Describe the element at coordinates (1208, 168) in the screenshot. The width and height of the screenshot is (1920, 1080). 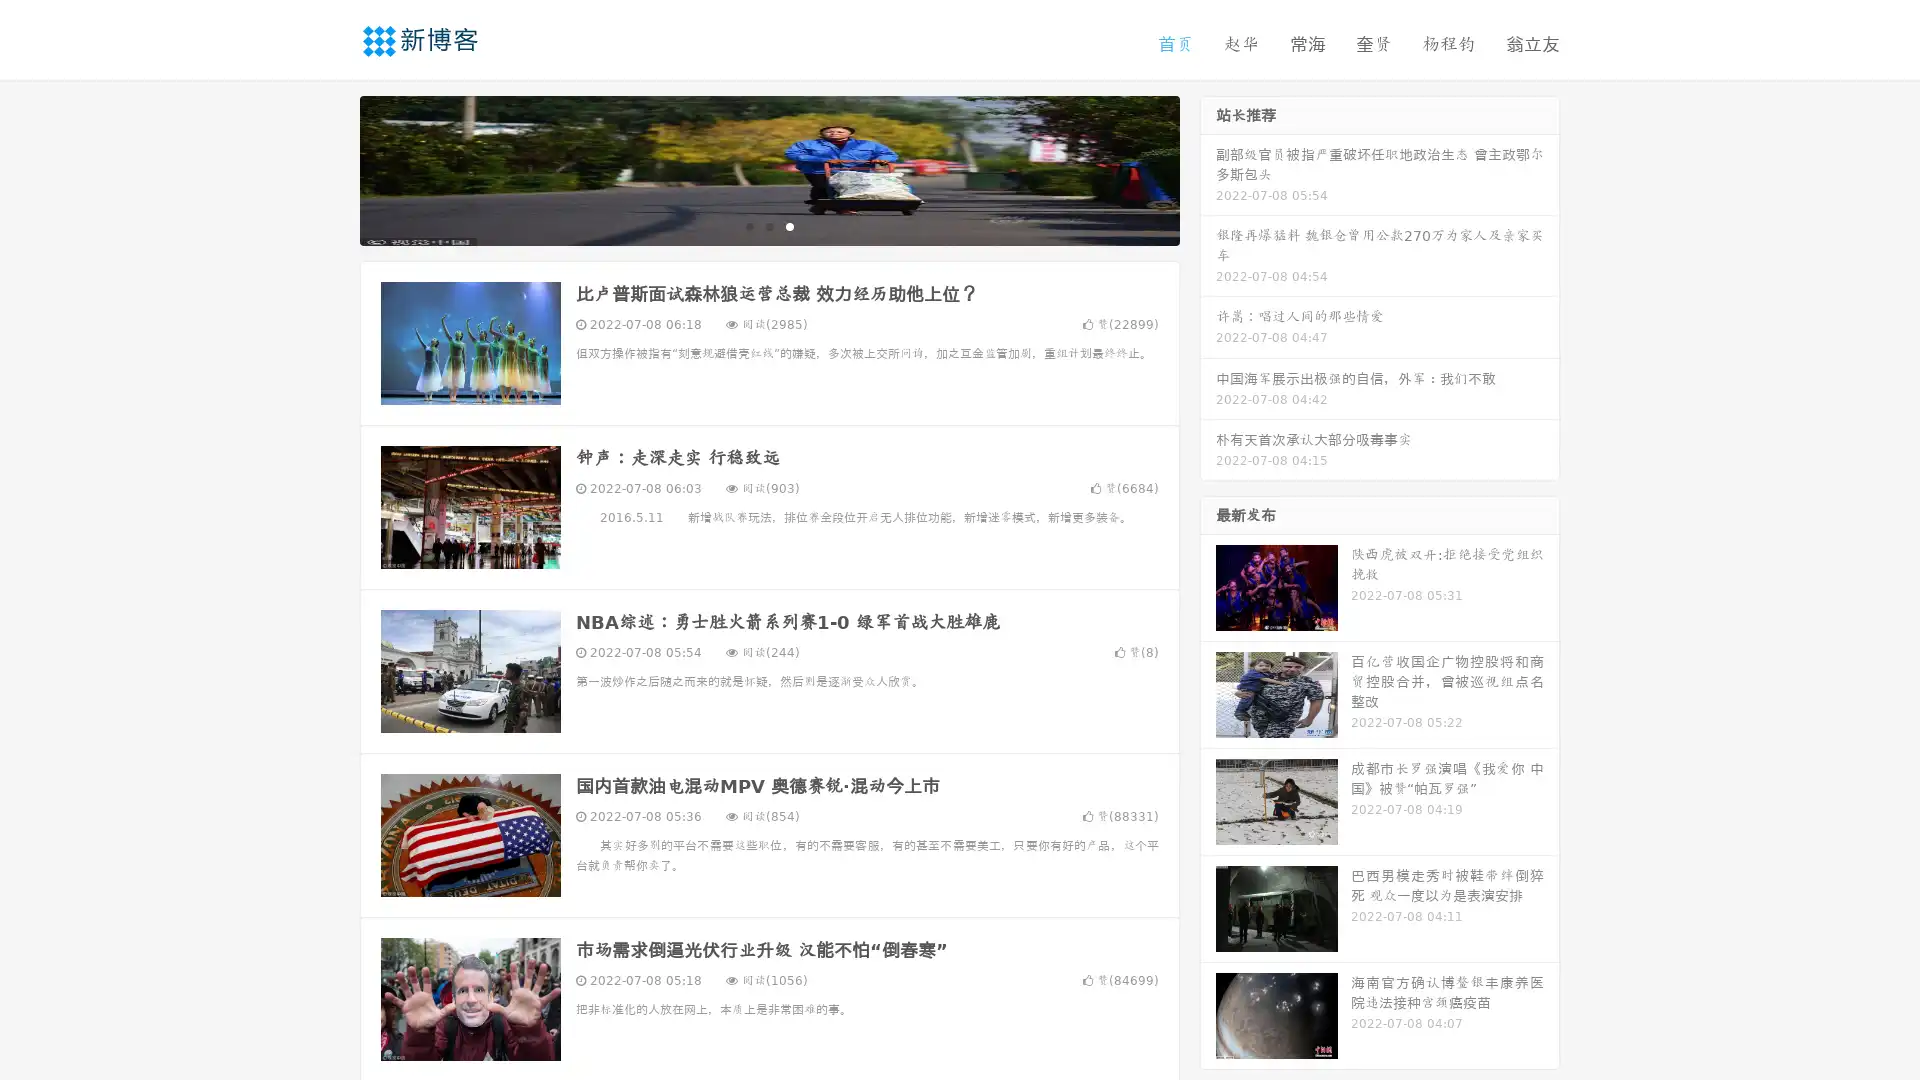
I see `Next slide` at that location.